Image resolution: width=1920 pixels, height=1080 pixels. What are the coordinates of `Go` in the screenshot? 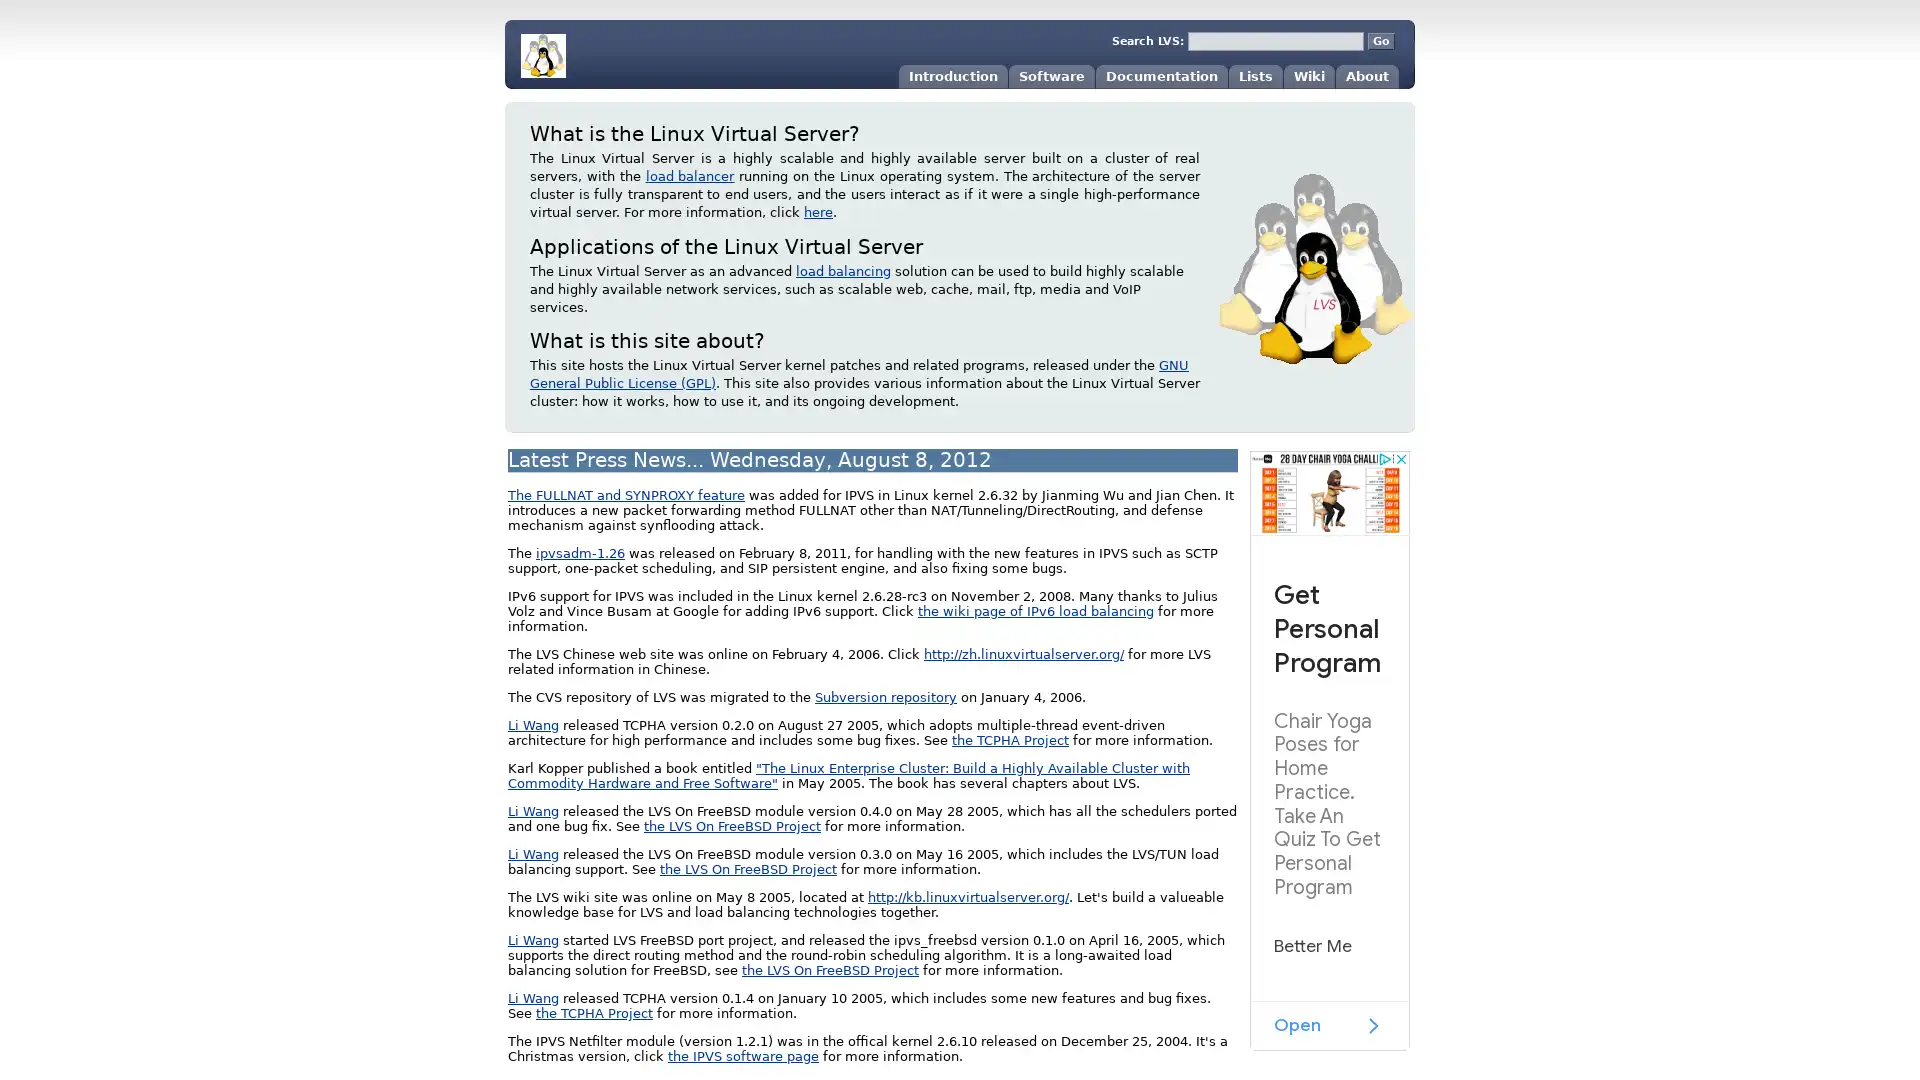 It's located at (1380, 41).